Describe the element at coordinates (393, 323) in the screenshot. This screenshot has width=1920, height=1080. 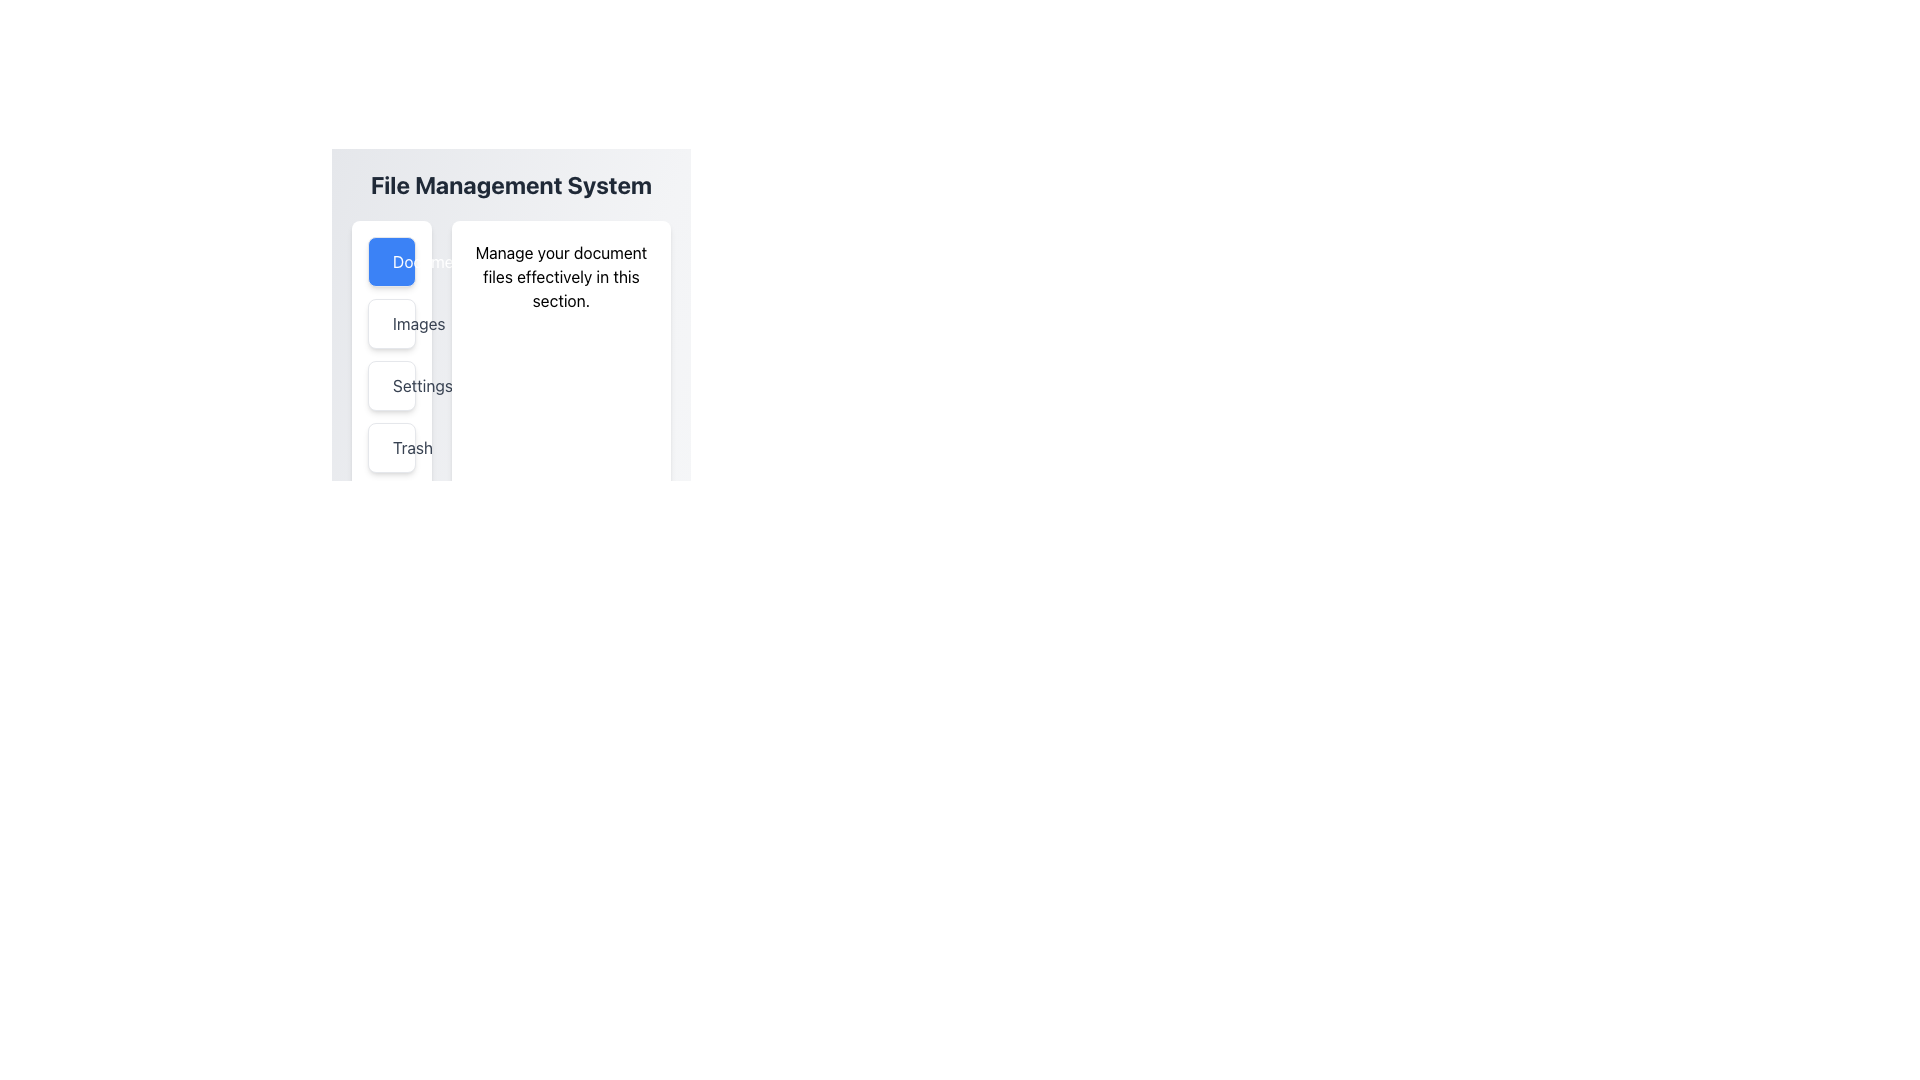
I see `the decorative border of the image icon in the vertical menu, located below the 'Documents' button and above the 'Settings' button` at that location.